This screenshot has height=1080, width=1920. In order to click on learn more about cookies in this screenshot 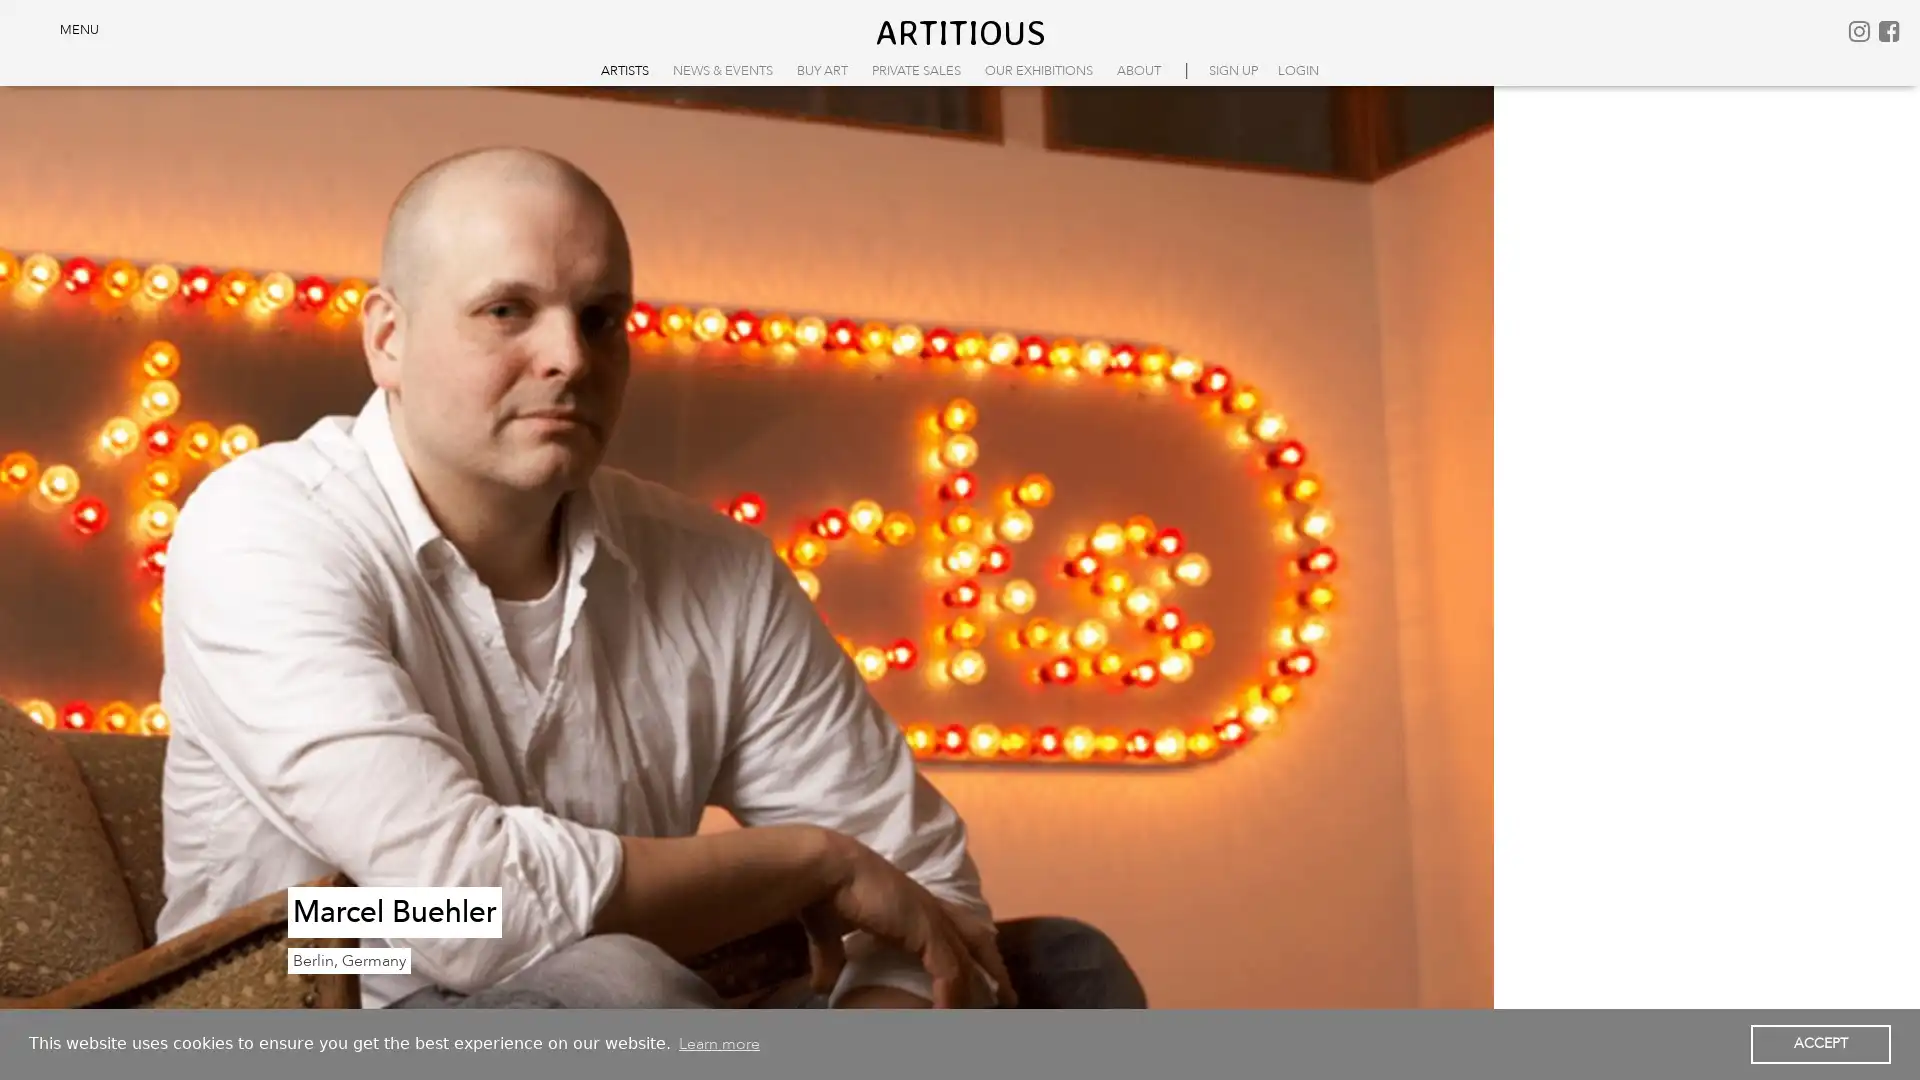, I will do `click(719, 1043)`.